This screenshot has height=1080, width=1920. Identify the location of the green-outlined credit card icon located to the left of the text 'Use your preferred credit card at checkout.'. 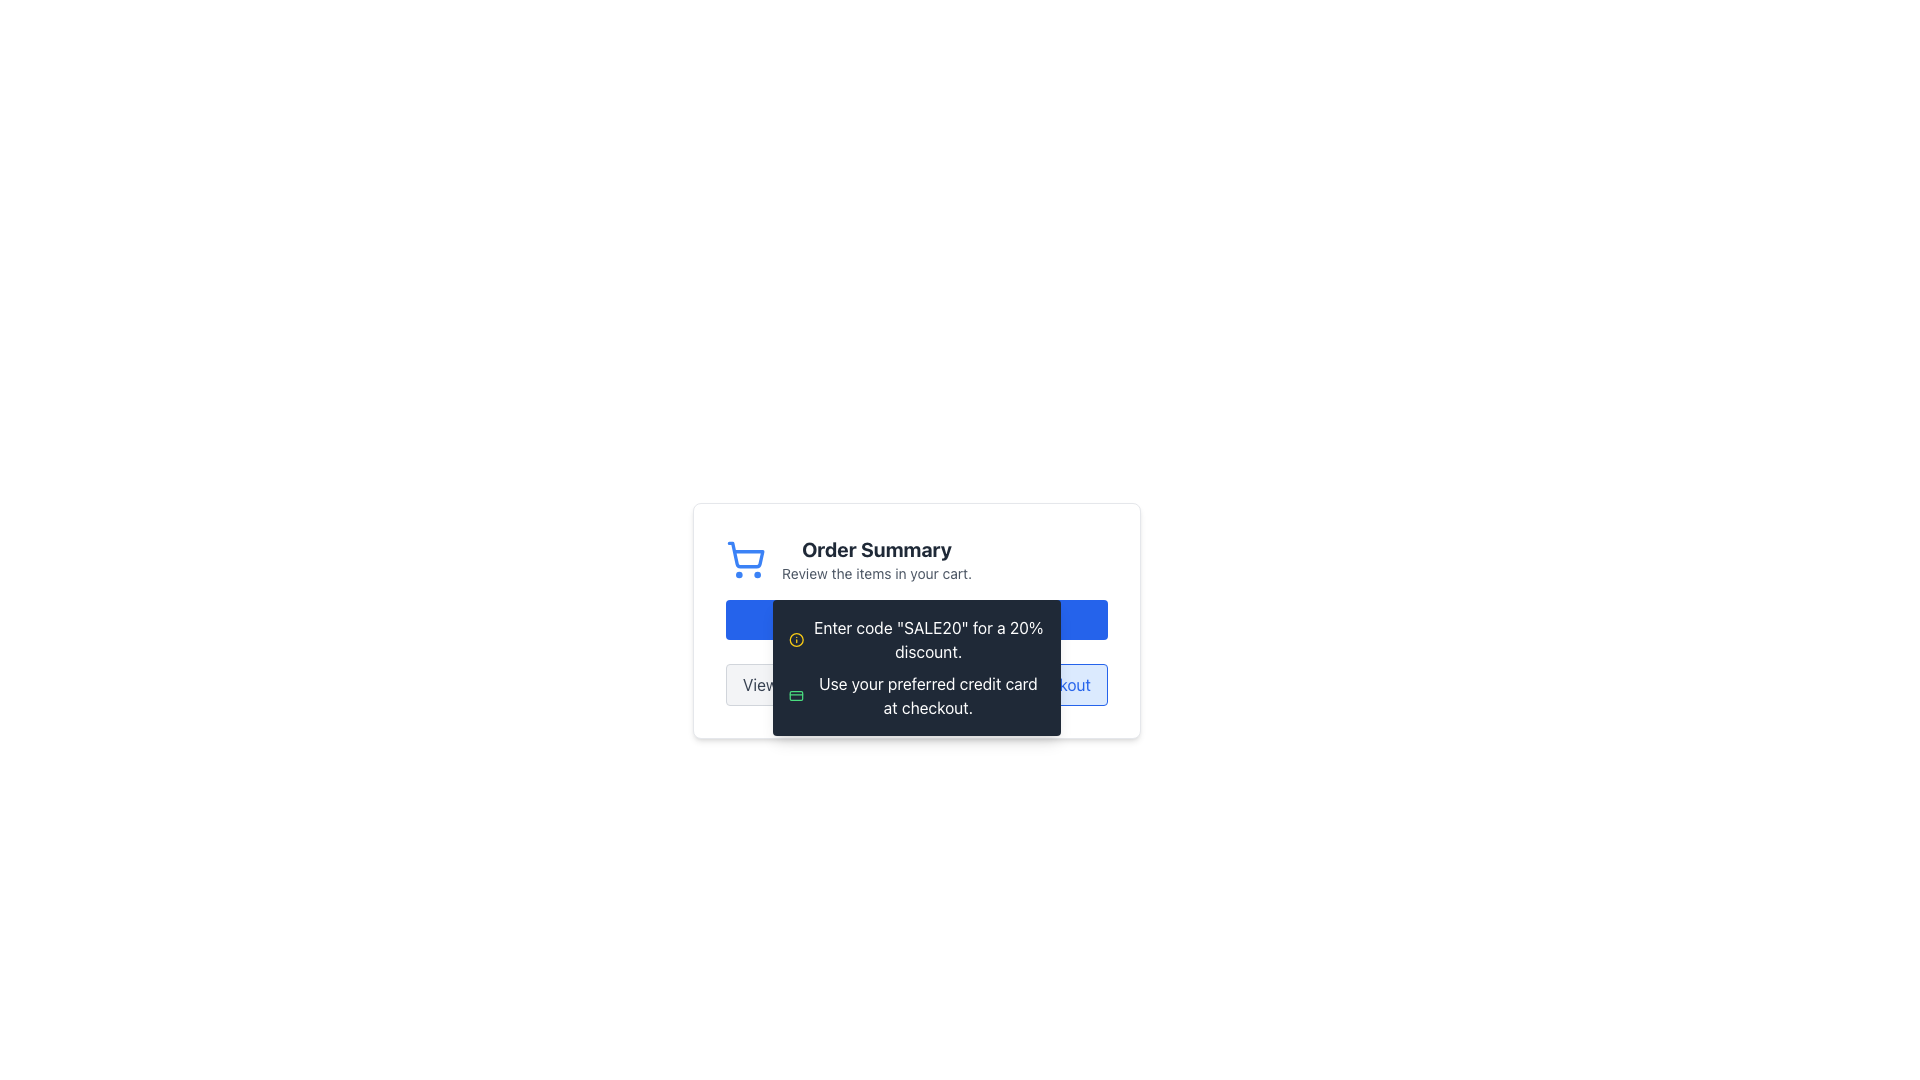
(795, 694).